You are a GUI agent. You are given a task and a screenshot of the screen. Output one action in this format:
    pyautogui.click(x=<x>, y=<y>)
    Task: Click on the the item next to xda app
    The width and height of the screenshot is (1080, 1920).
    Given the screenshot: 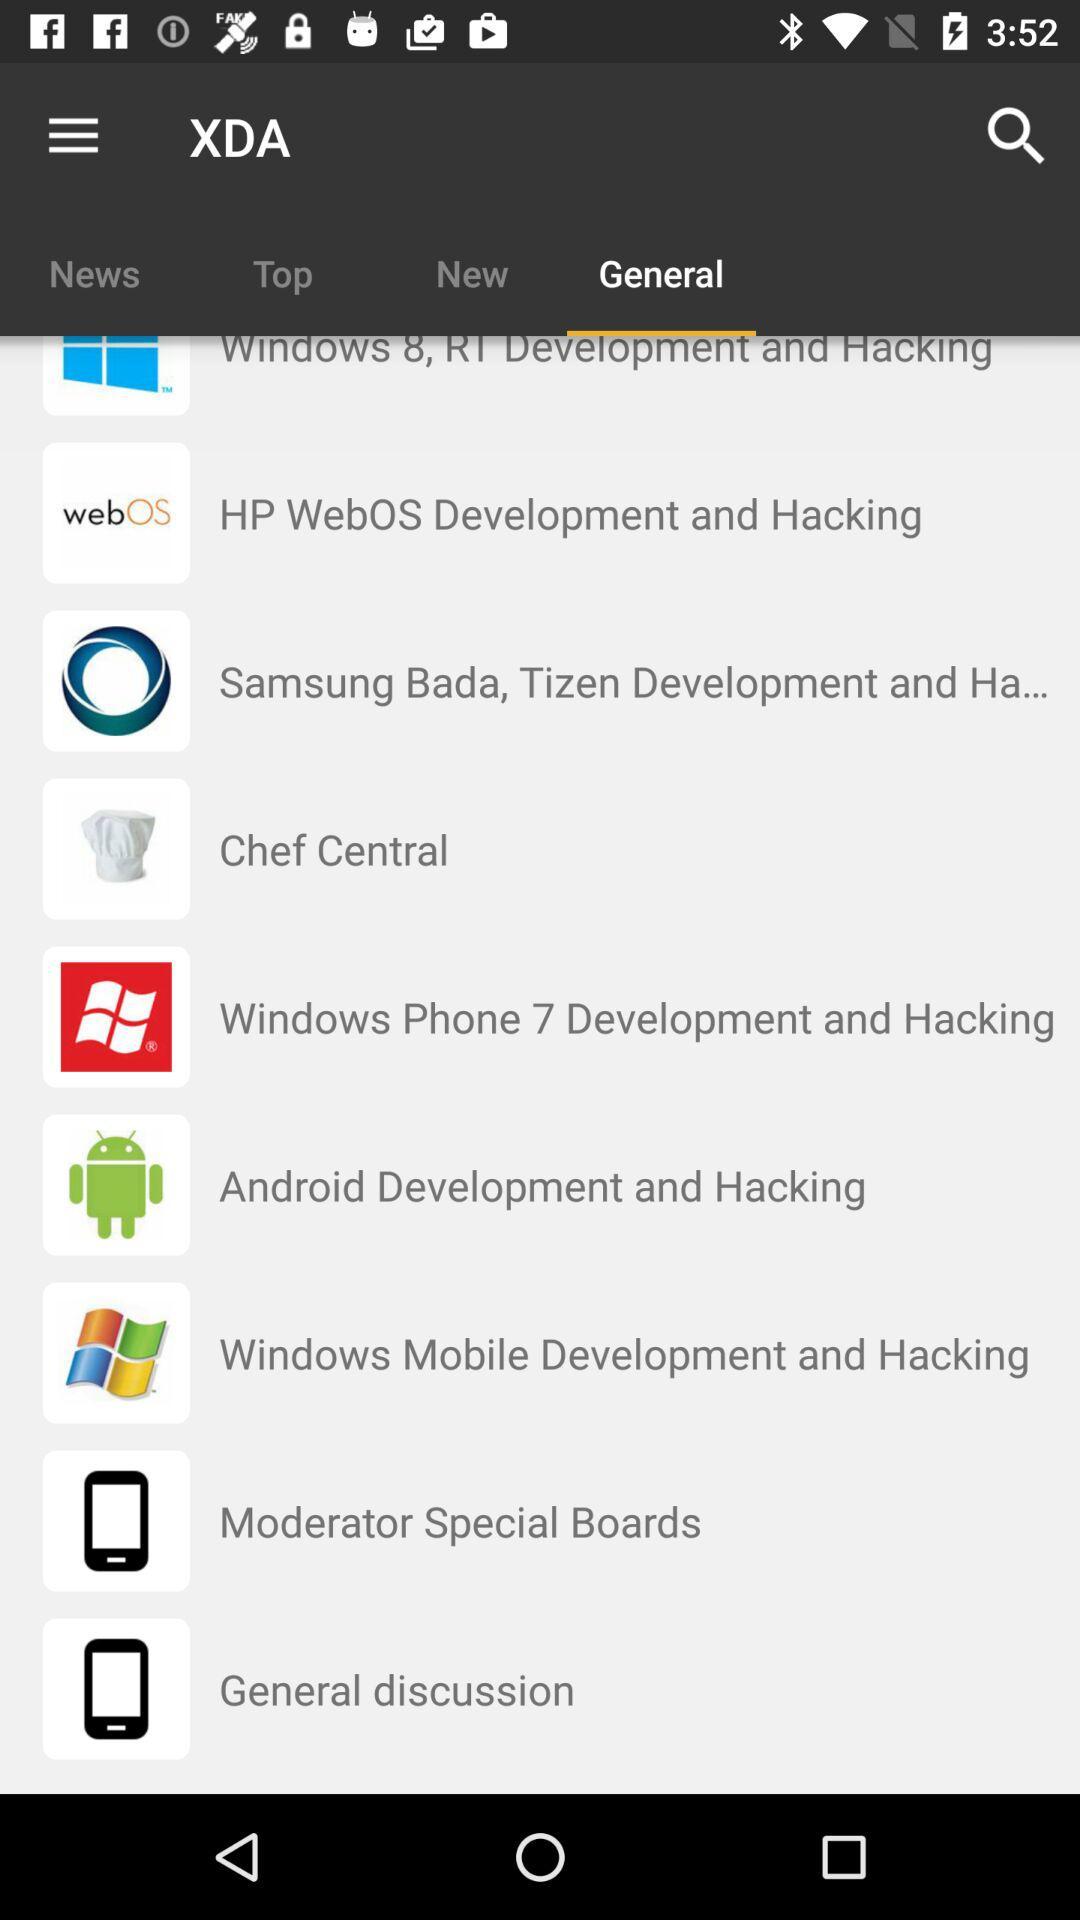 What is the action you would take?
    pyautogui.click(x=72, y=135)
    